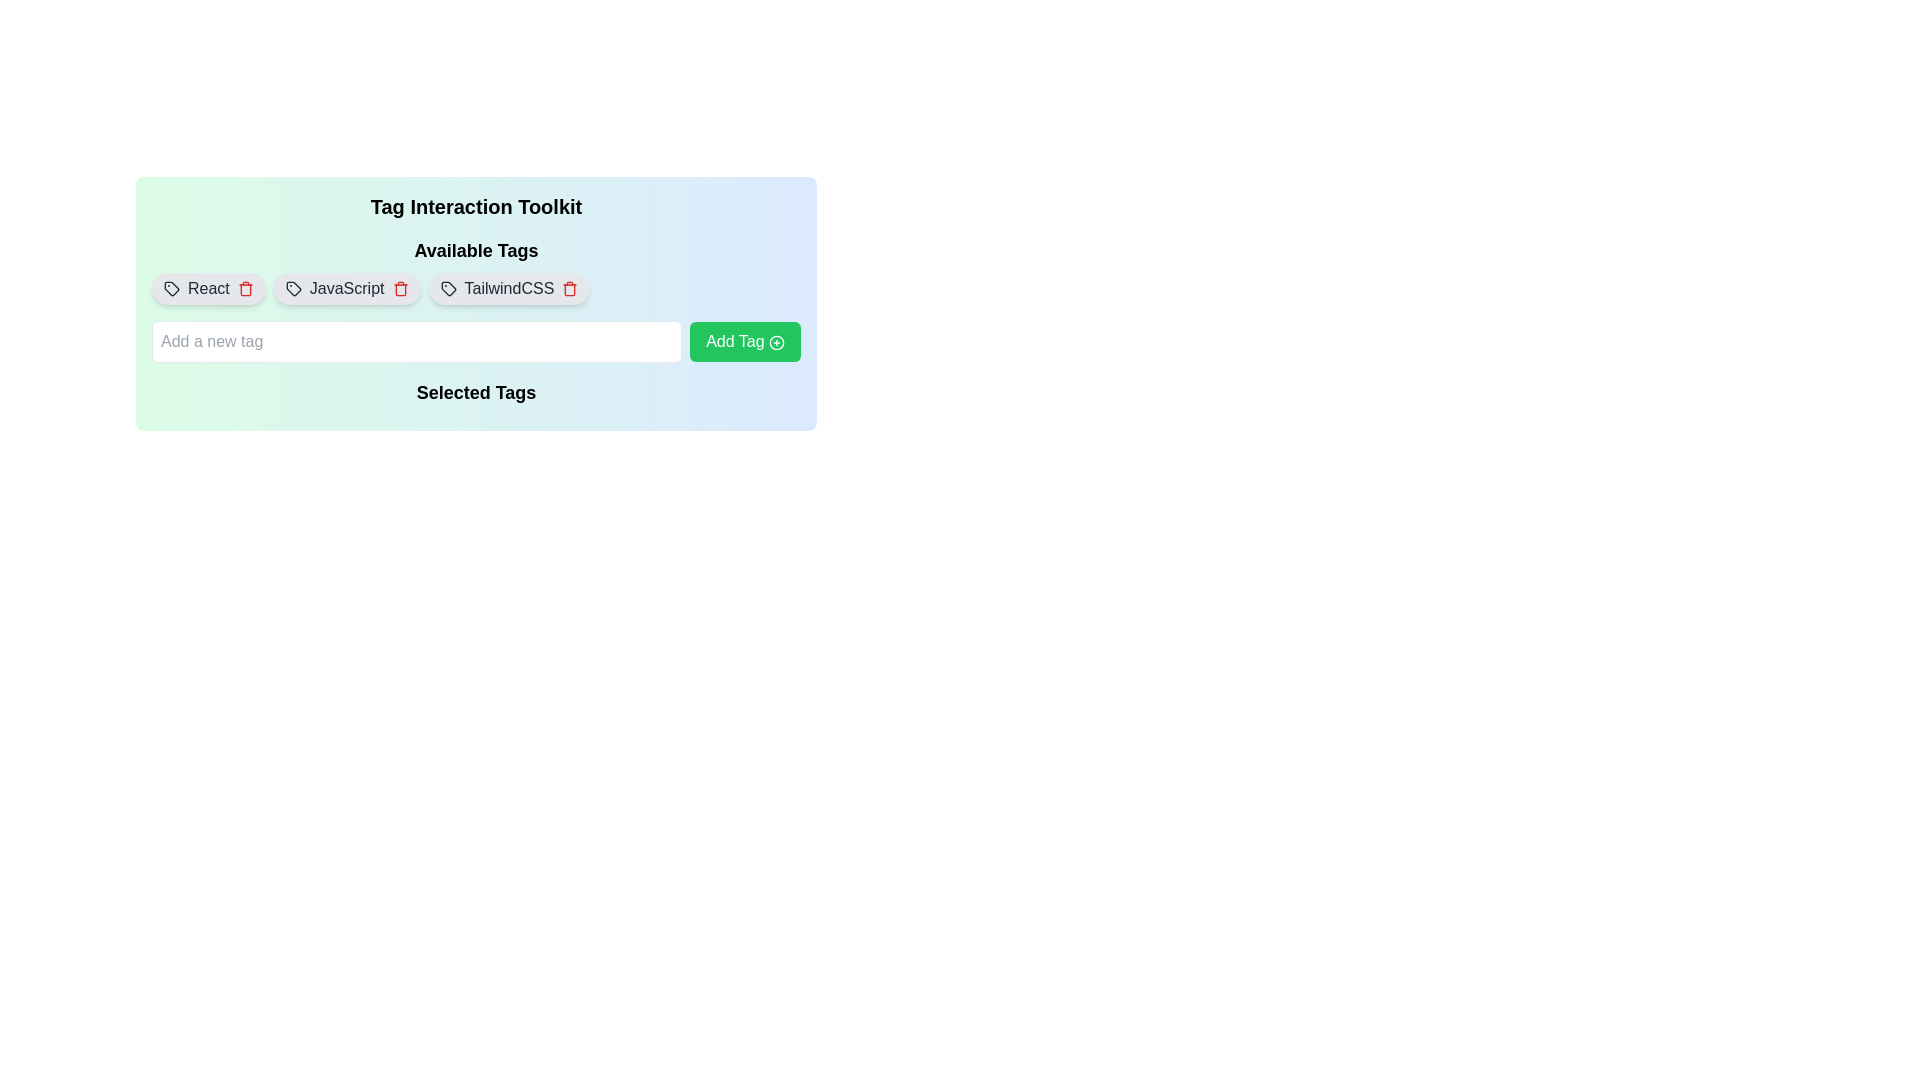 This screenshot has height=1080, width=1920. Describe the element at coordinates (475, 397) in the screenshot. I see `the Text Label that identifies the area for user-selected tags, located beneath the 'Add Tag' options` at that location.